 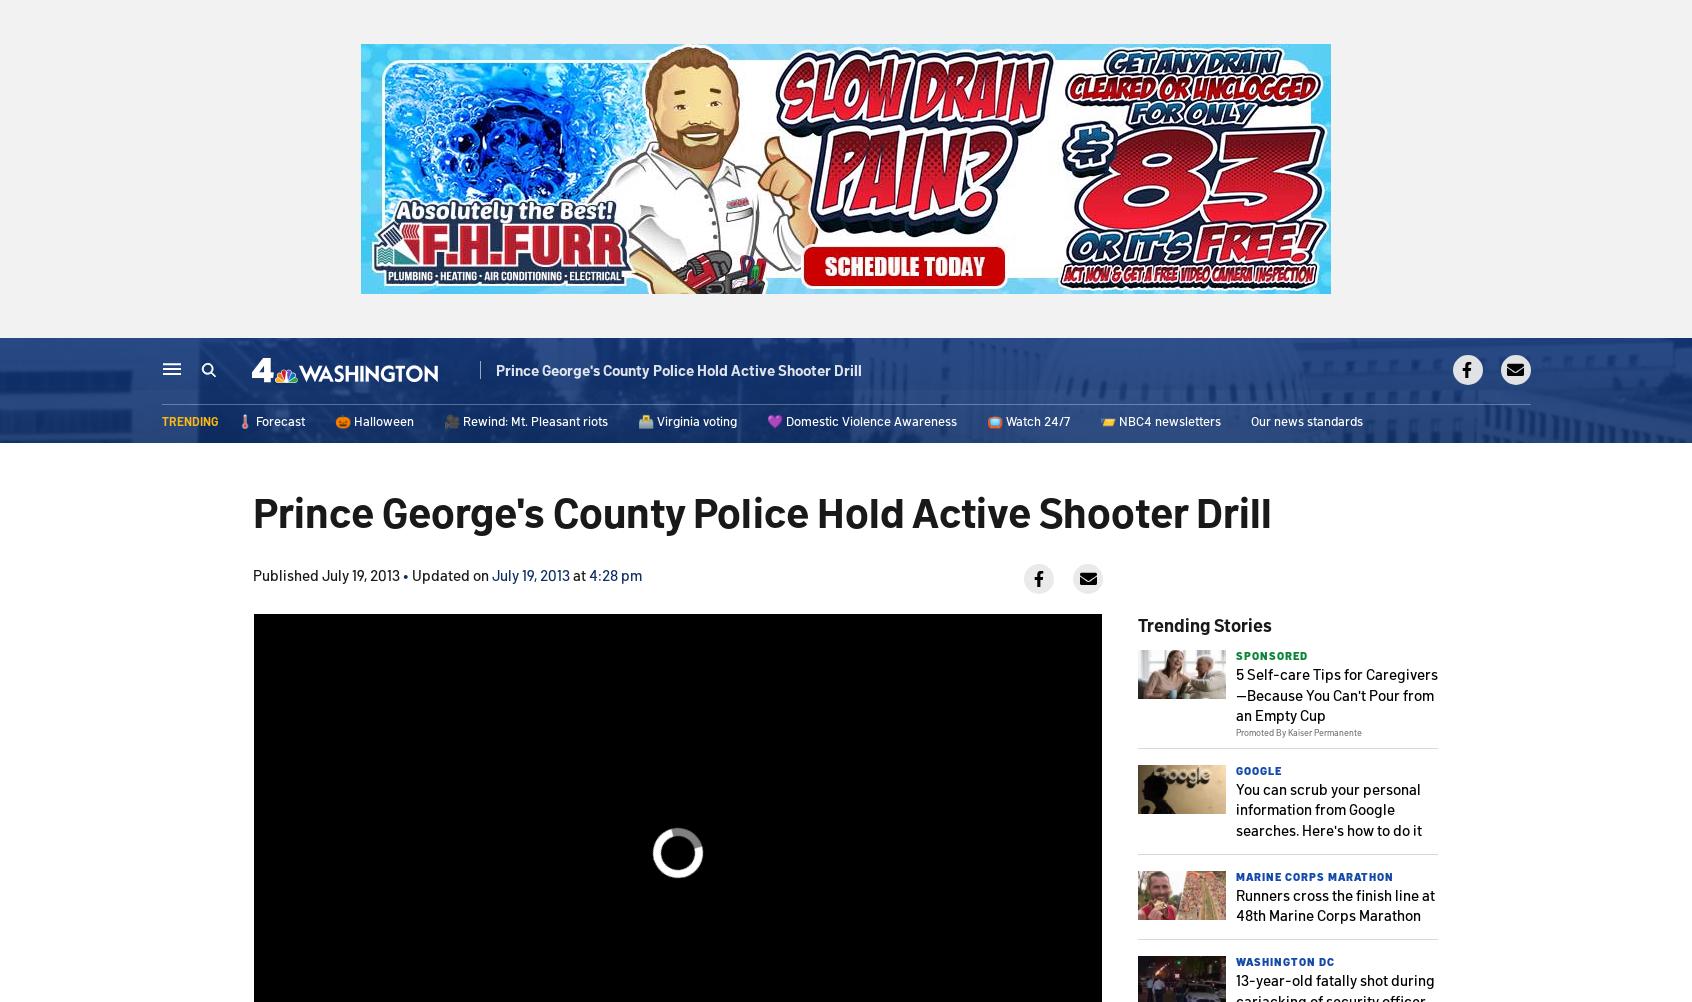 What do you see at coordinates (1236, 875) in the screenshot?
I see `'Marine Corps Marathon'` at bounding box center [1236, 875].